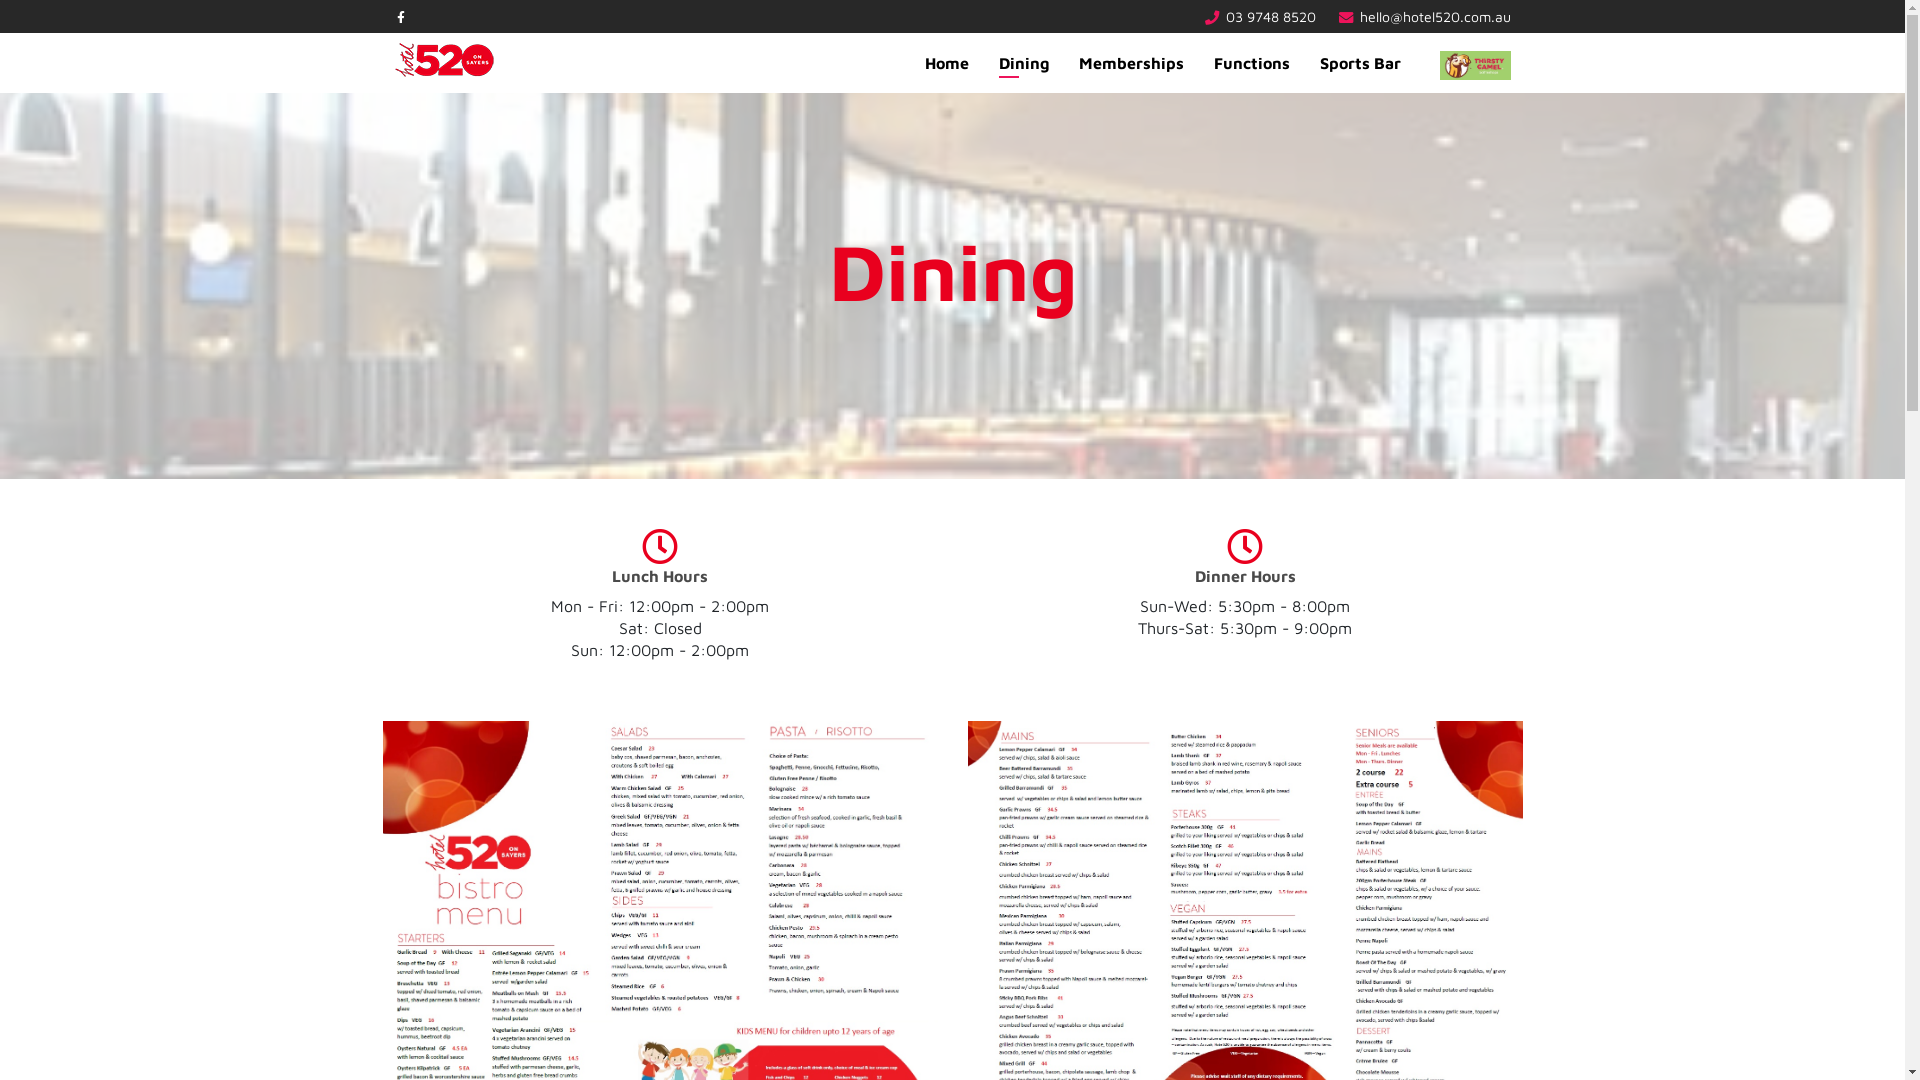 The height and width of the screenshot is (1080, 1920). I want to click on 'hello@hotel520.com.au', so click(1434, 16).